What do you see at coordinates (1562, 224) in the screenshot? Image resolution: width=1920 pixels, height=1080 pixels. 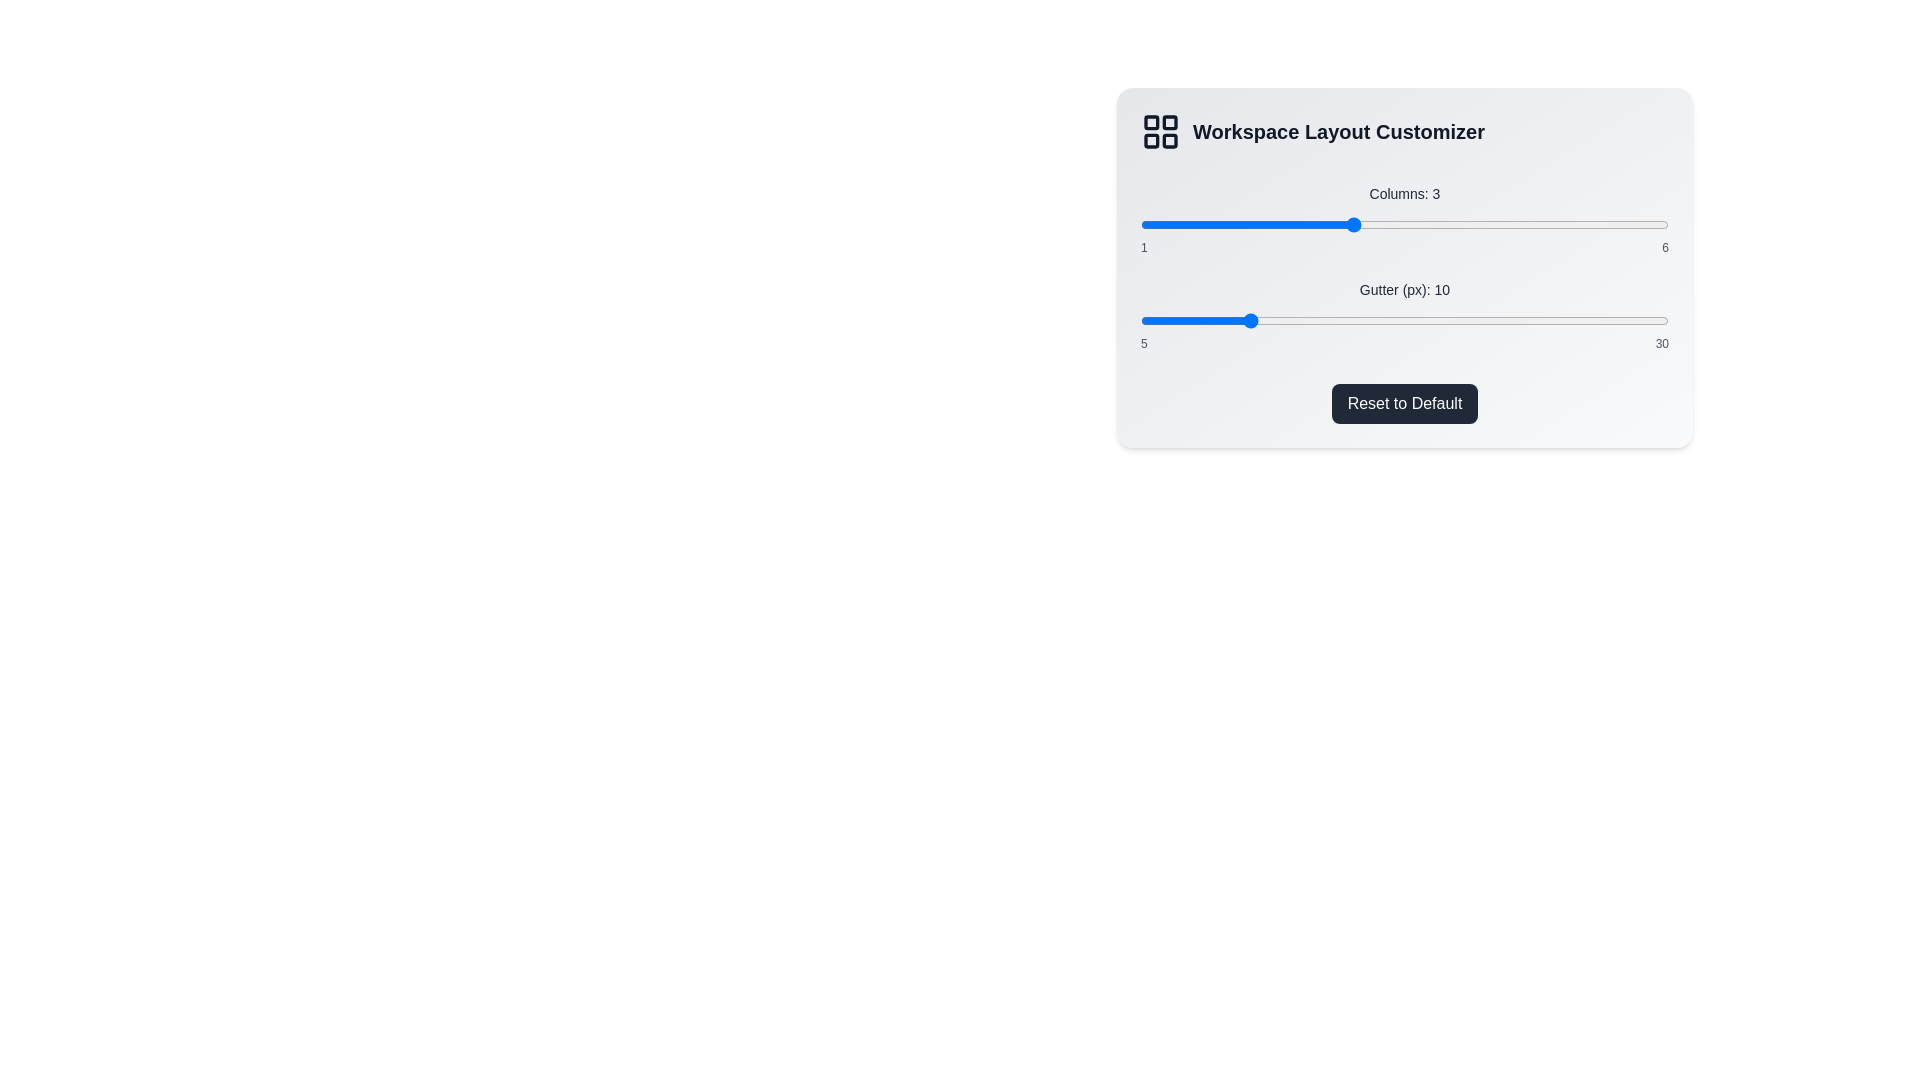 I see `the slider to set the value to 5` at bounding box center [1562, 224].